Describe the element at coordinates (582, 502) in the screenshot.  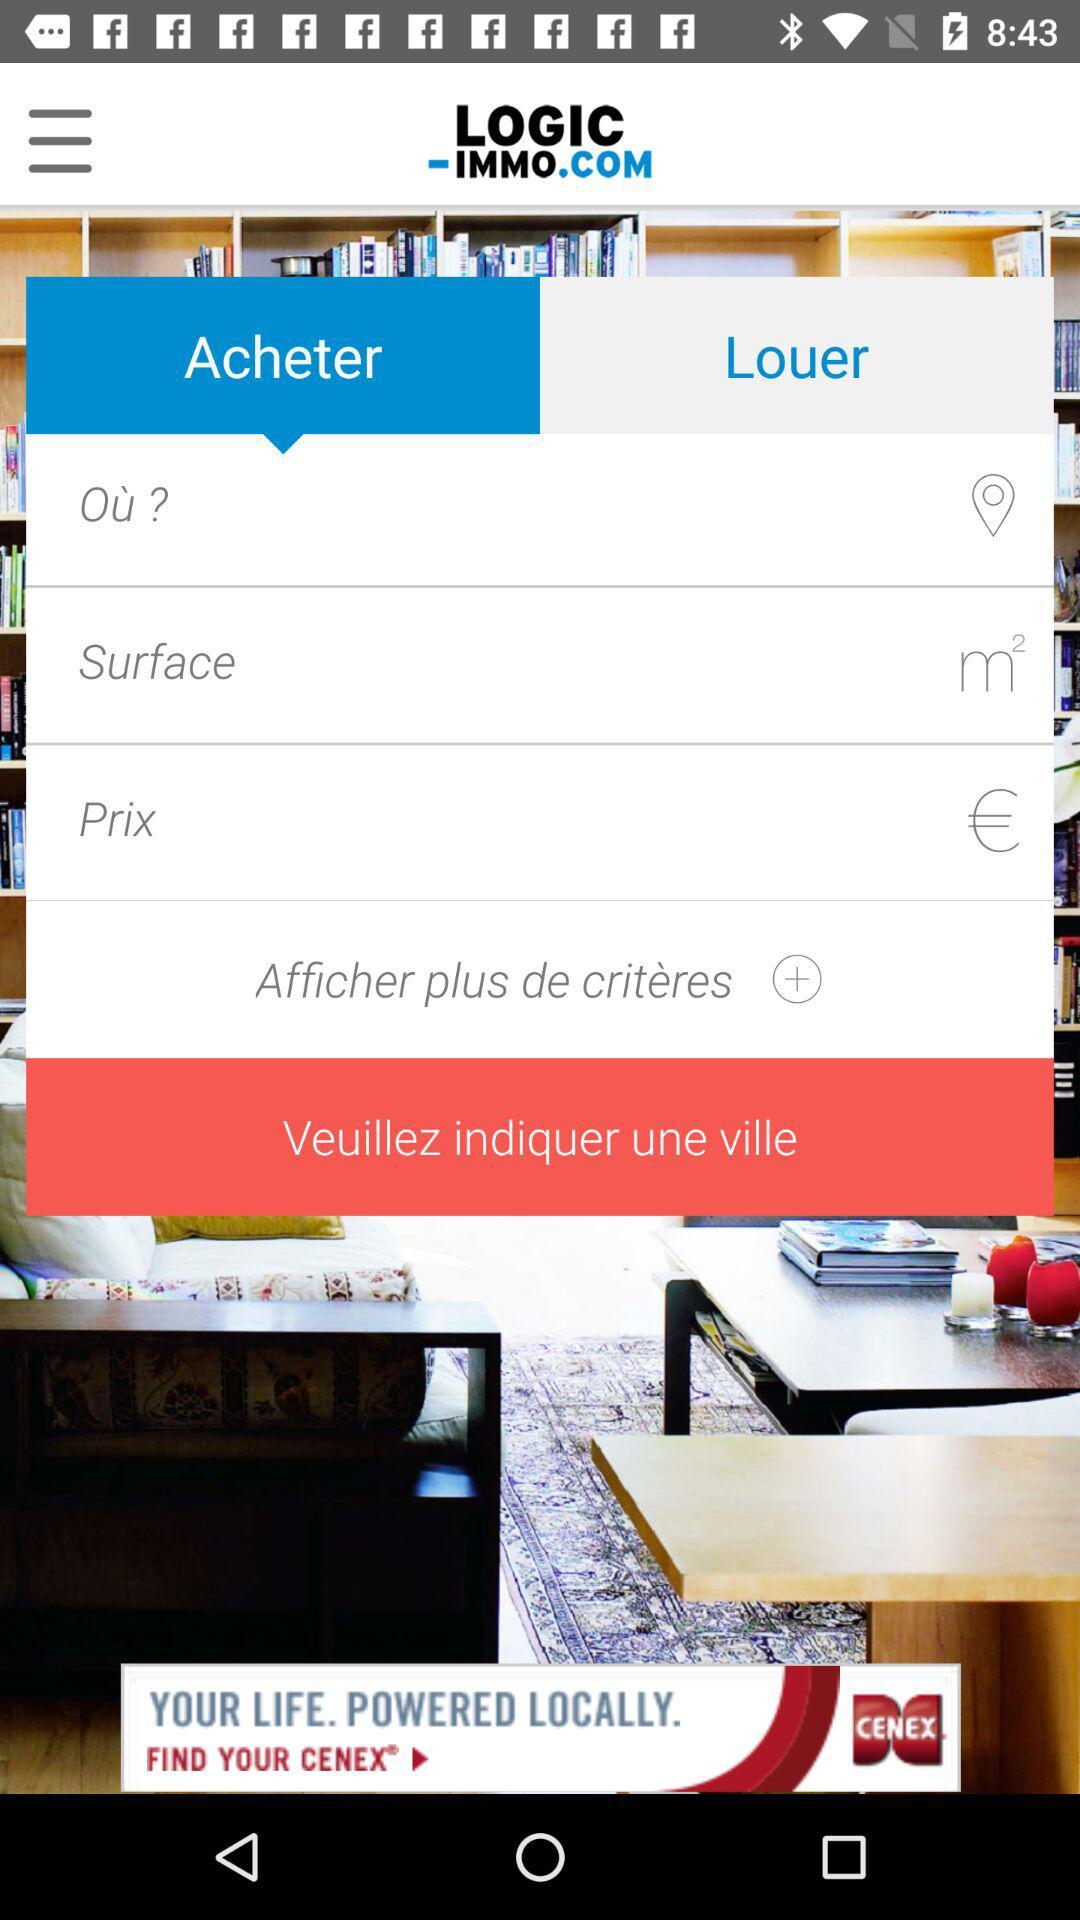
I see `acheter the article` at that location.